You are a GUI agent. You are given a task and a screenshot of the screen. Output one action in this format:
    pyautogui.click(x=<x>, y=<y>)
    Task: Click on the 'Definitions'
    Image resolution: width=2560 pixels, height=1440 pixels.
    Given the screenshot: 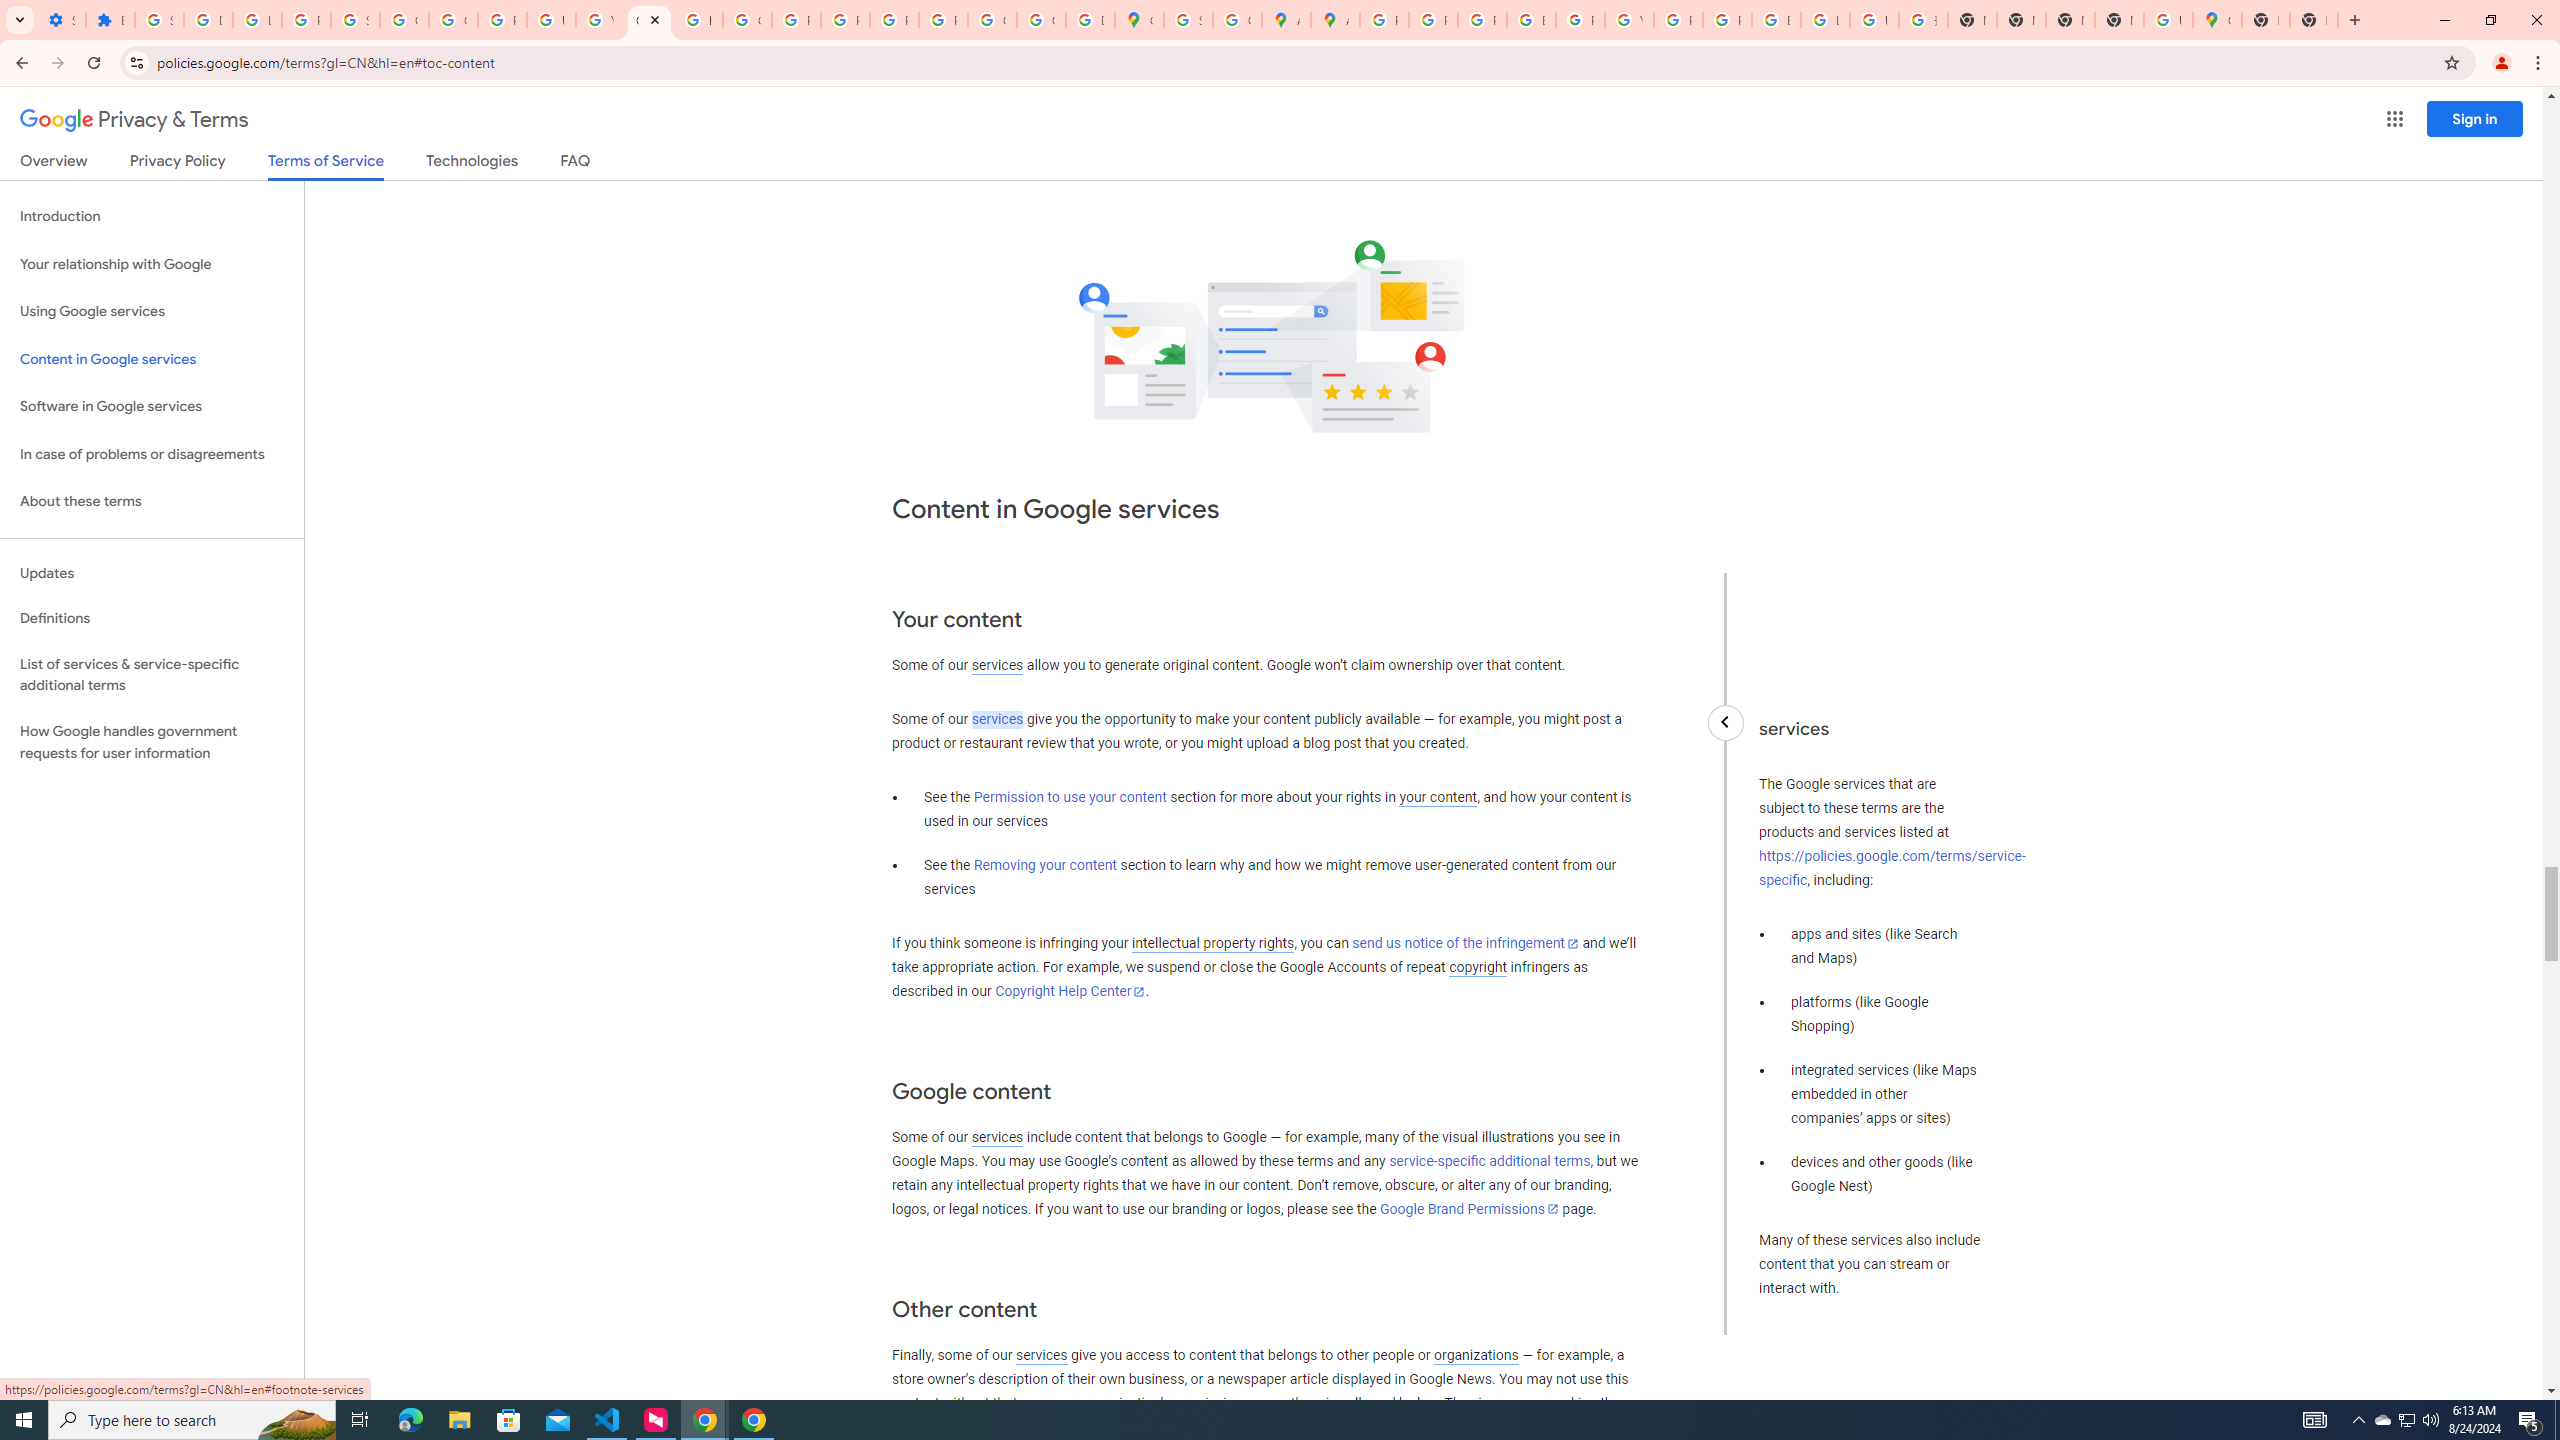 What is the action you would take?
    pyautogui.click(x=151, y=618)
    